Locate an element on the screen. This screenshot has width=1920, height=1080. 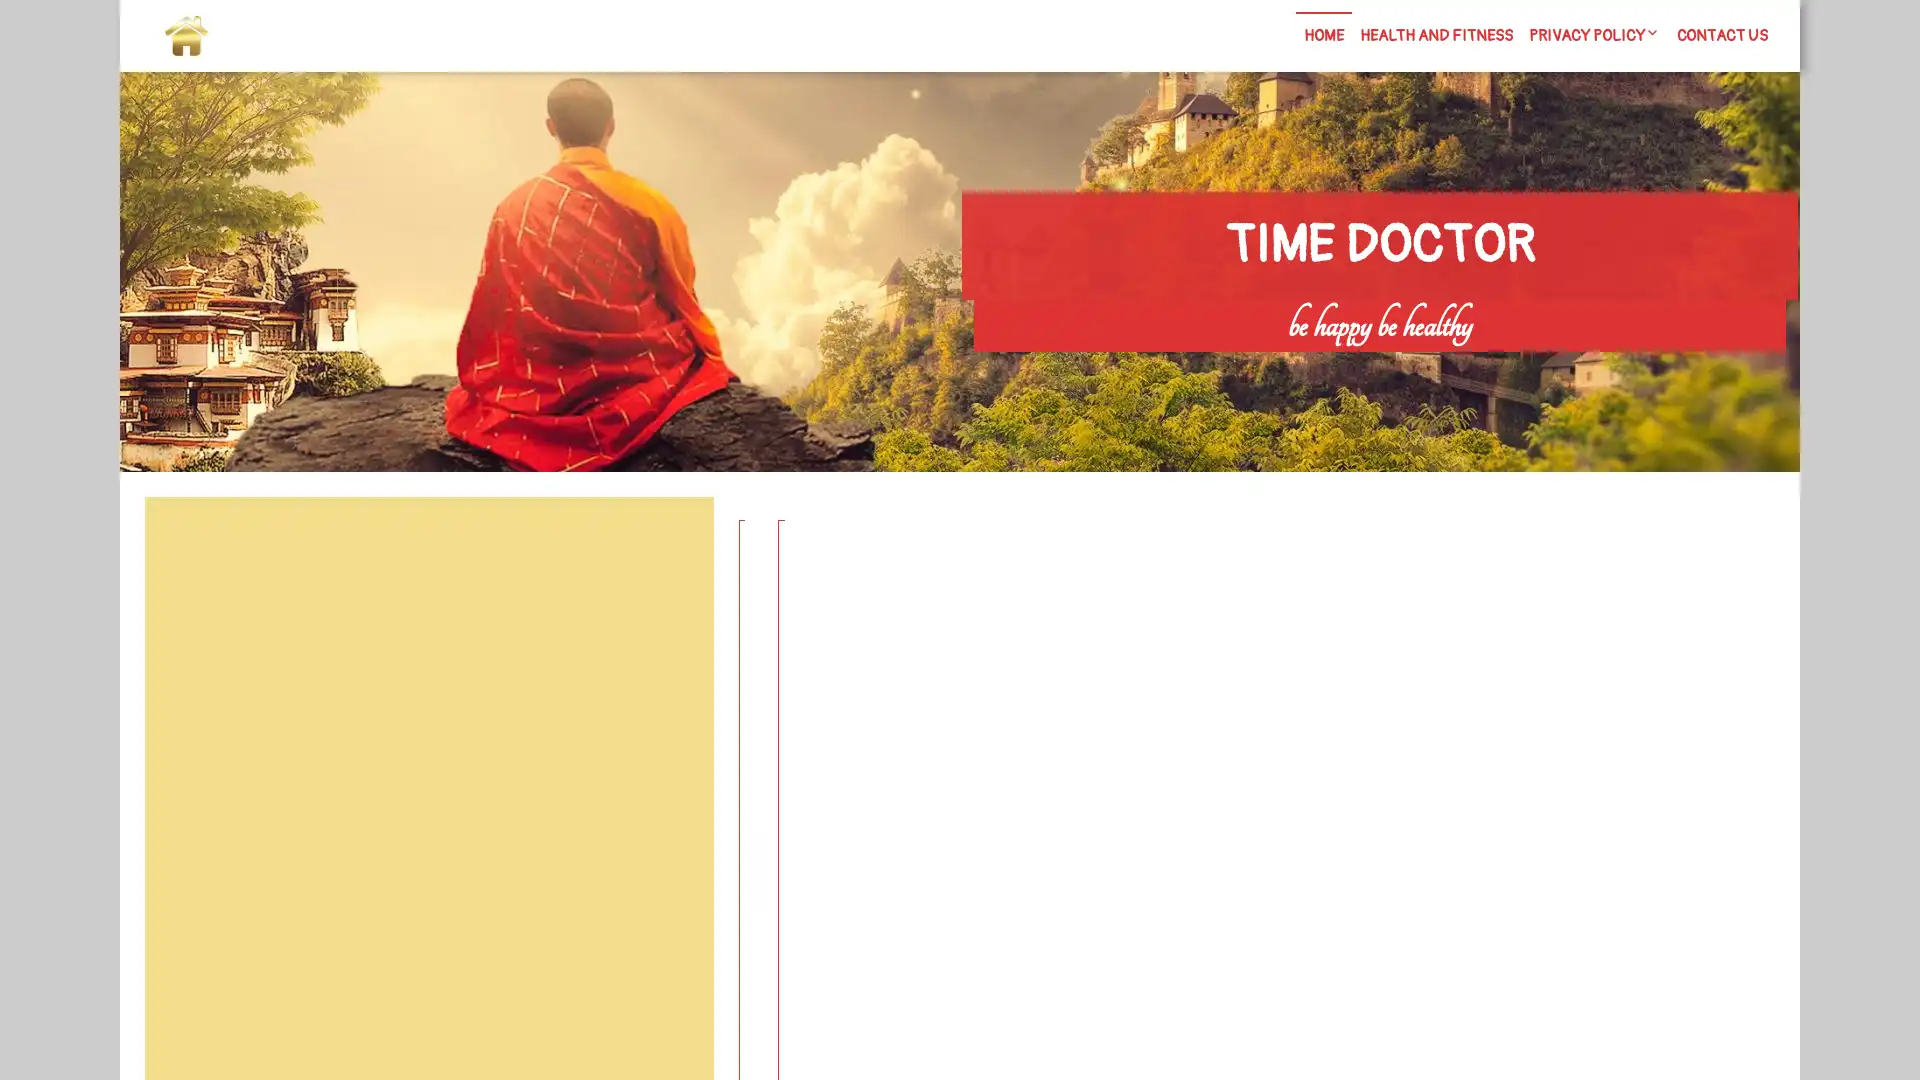
Search is located at coordinates (667, 545).